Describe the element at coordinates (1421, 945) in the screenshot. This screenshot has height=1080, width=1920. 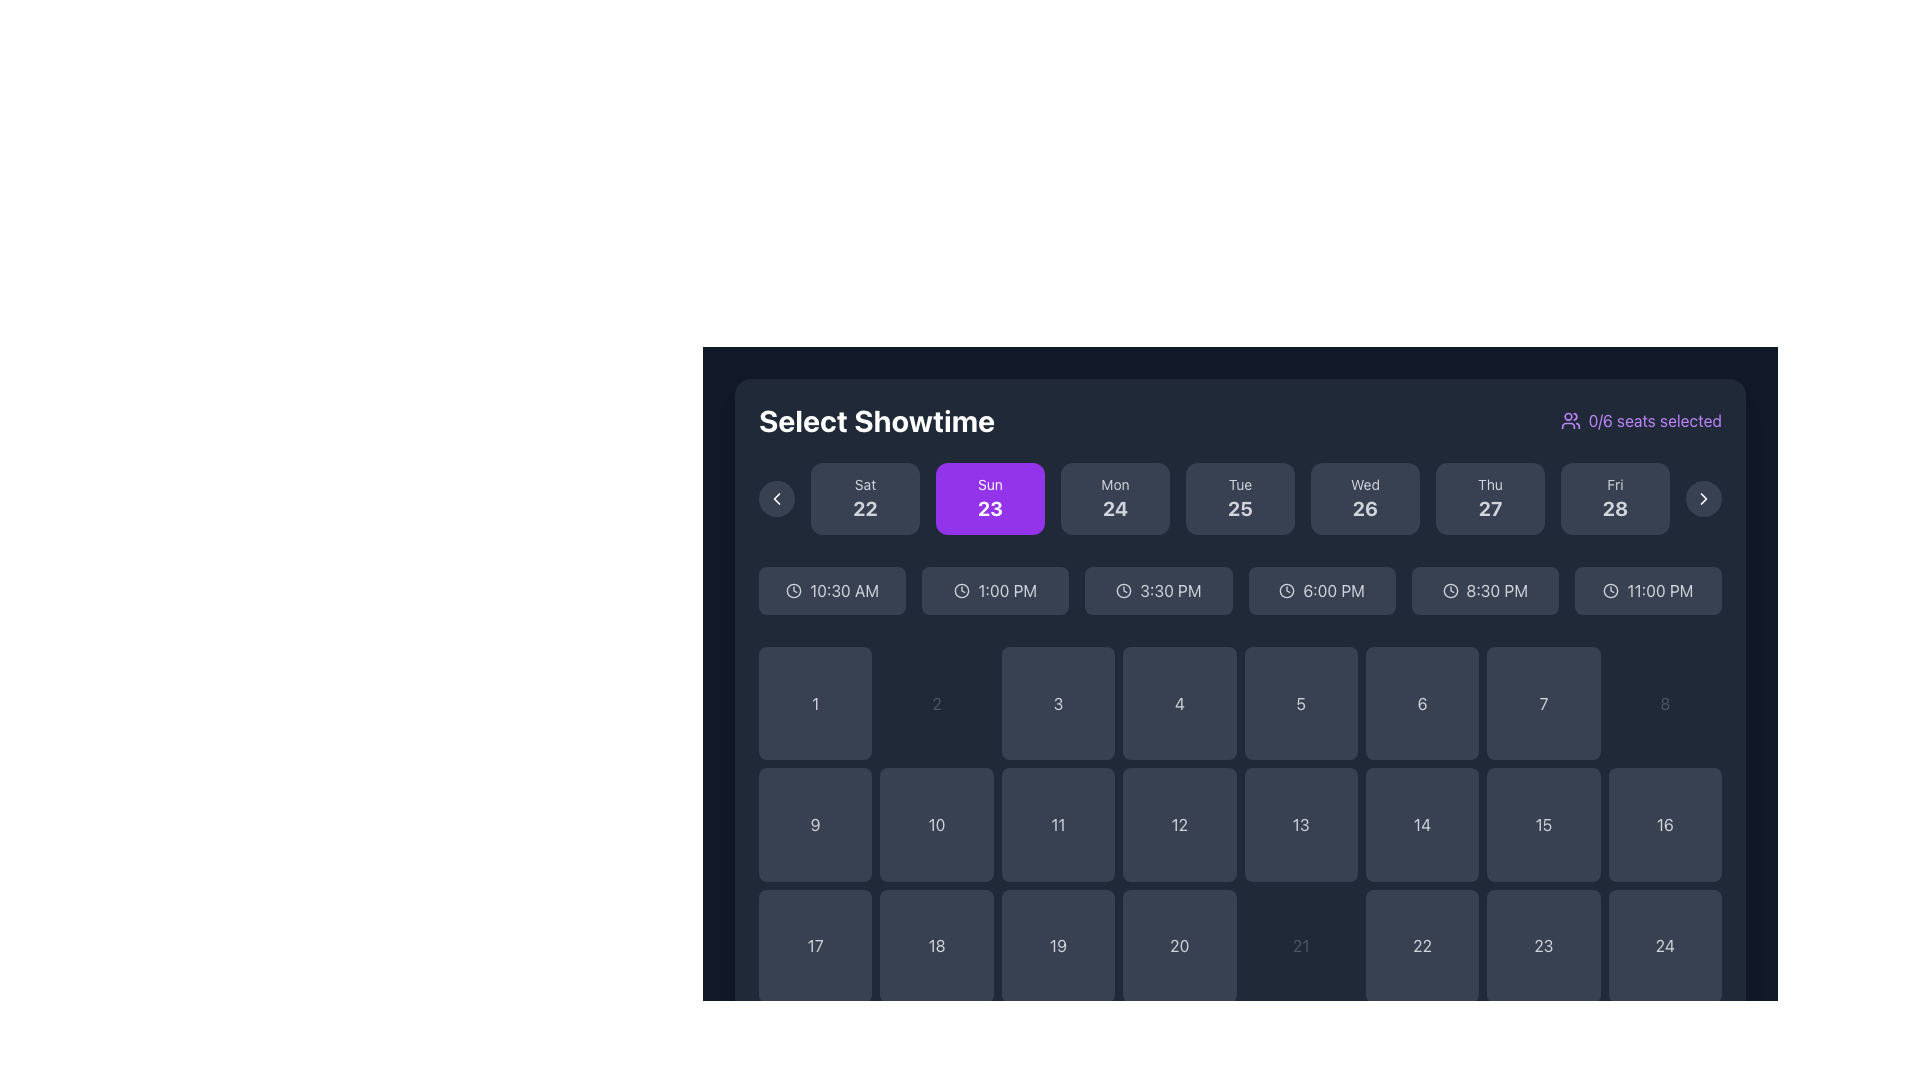
I see `the button displaying the number '22' with a dark background and rounded border` at that location.